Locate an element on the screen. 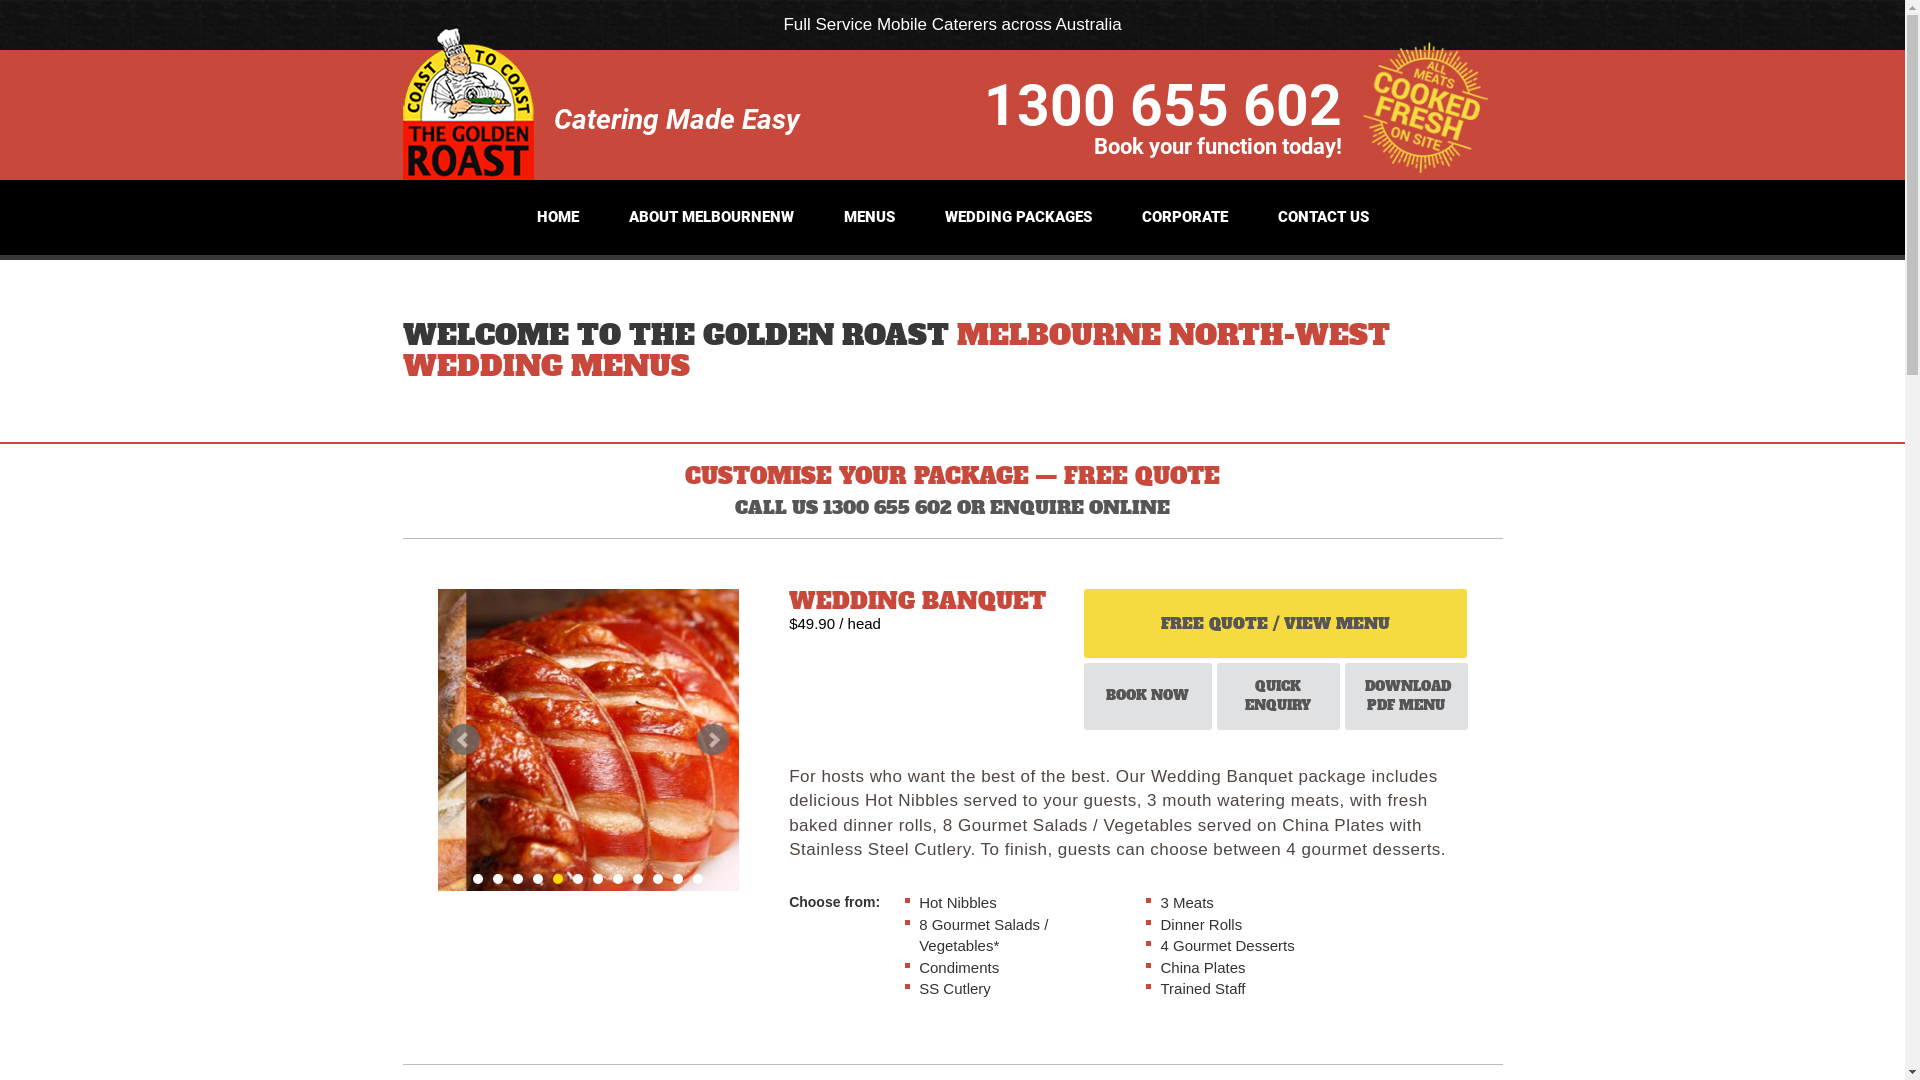  '4' is located at coordinates (537, 878).